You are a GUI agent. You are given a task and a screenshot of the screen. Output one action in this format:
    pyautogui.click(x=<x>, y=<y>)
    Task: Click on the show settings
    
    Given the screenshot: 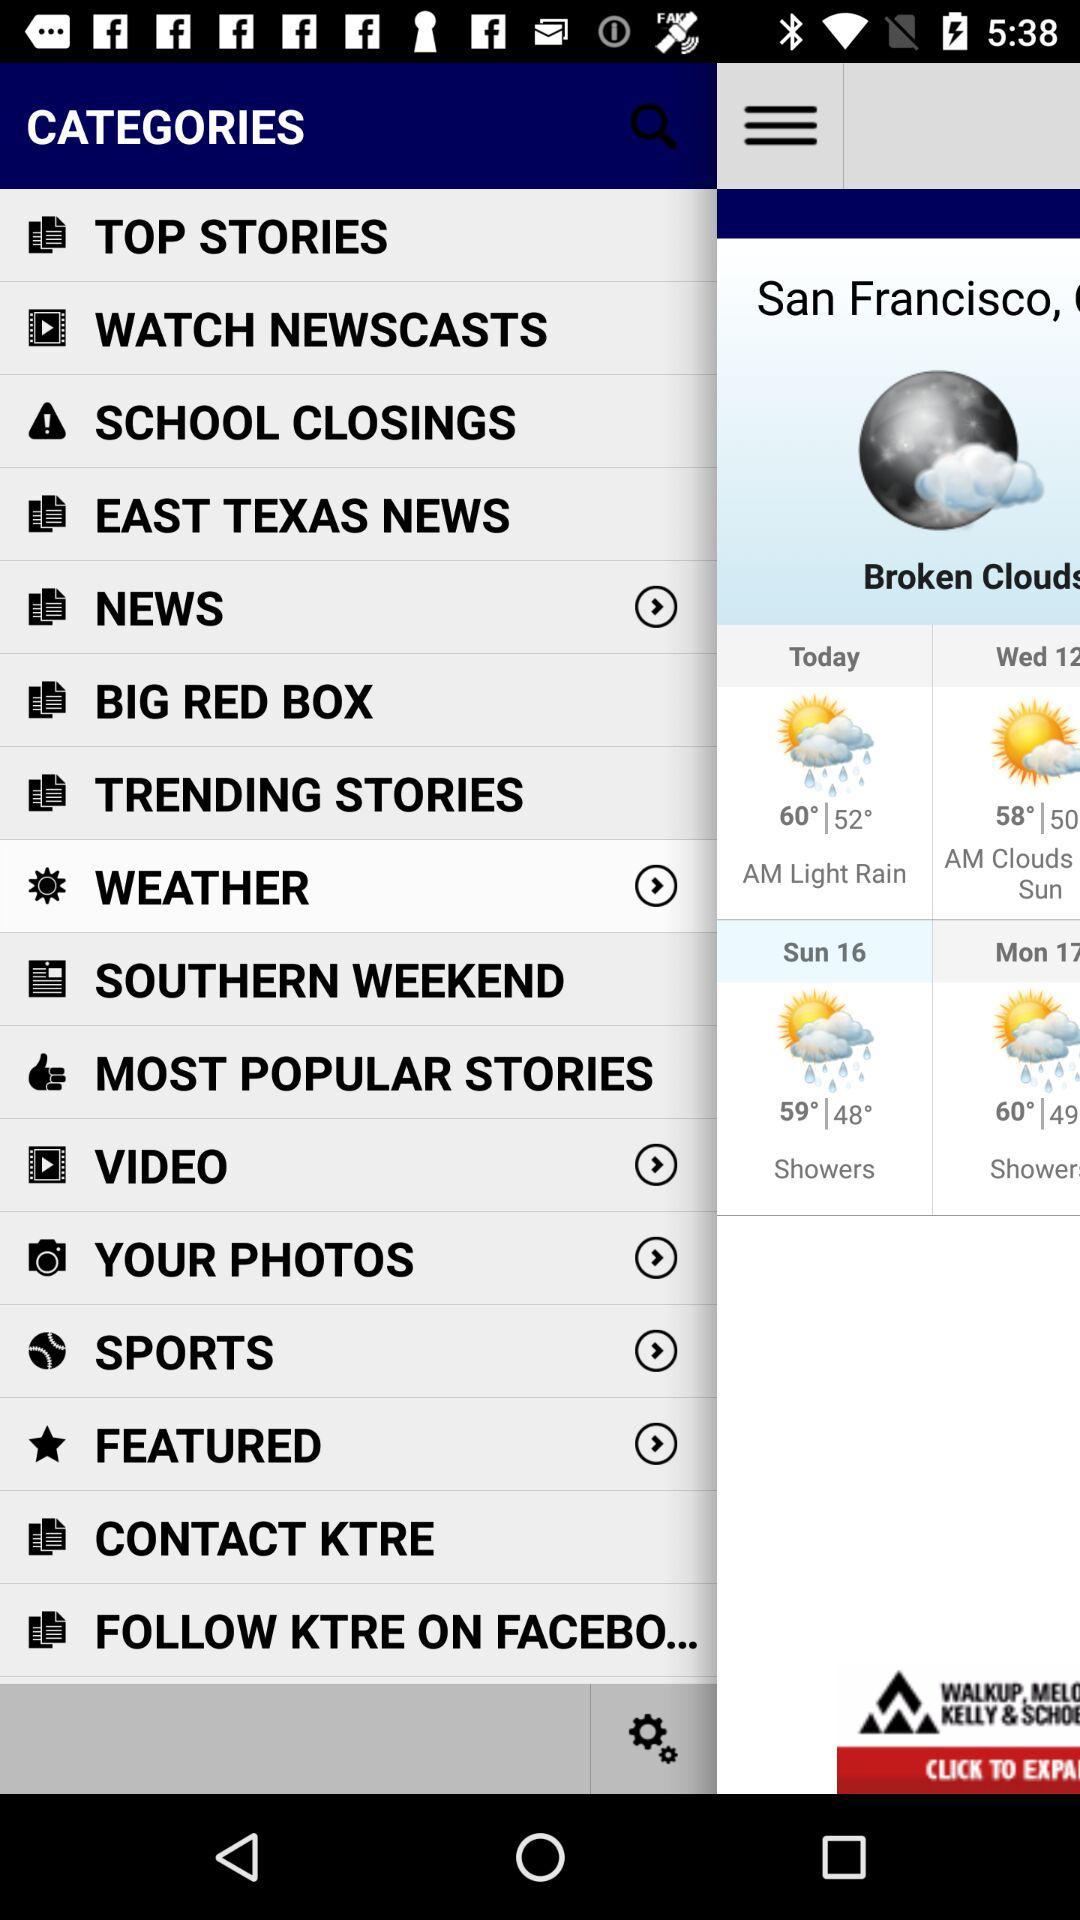 What is the action you would take?
    pyautogui.click(x=654, y=1737)
    